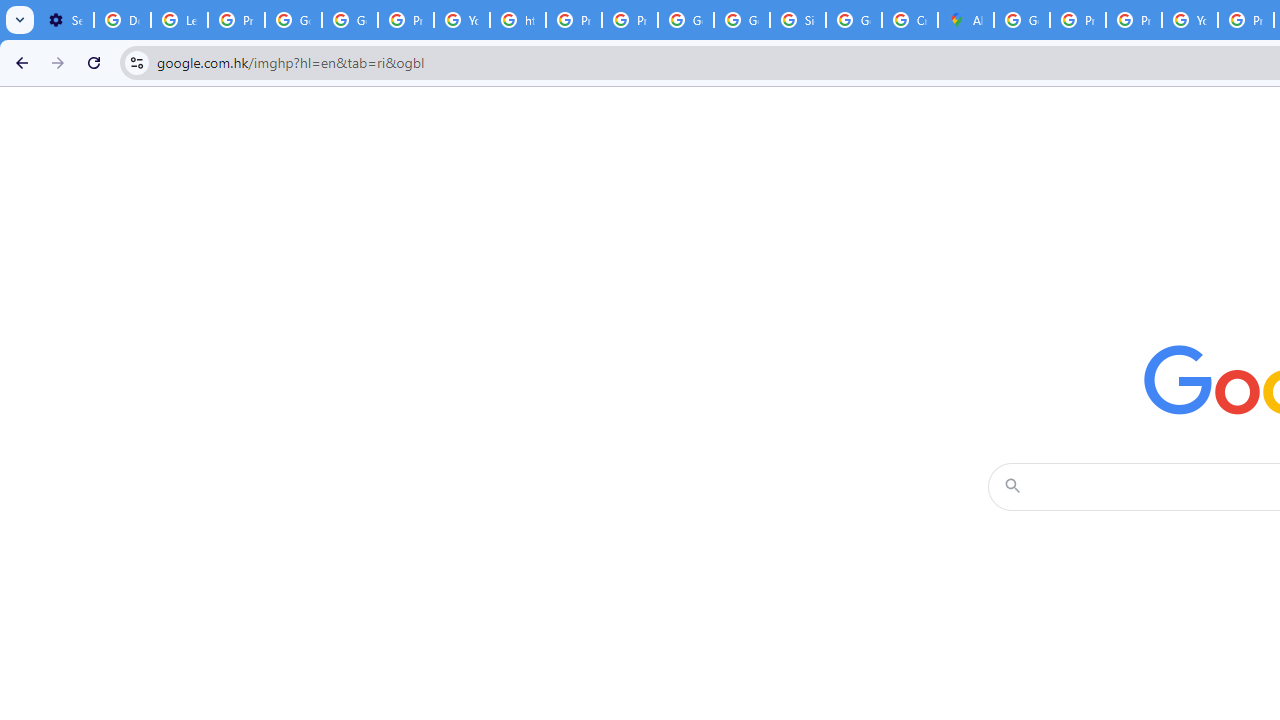  Describe the element at coordinates (65, 20) in the screenshot. I see `'Settings - On startup'` at that location.